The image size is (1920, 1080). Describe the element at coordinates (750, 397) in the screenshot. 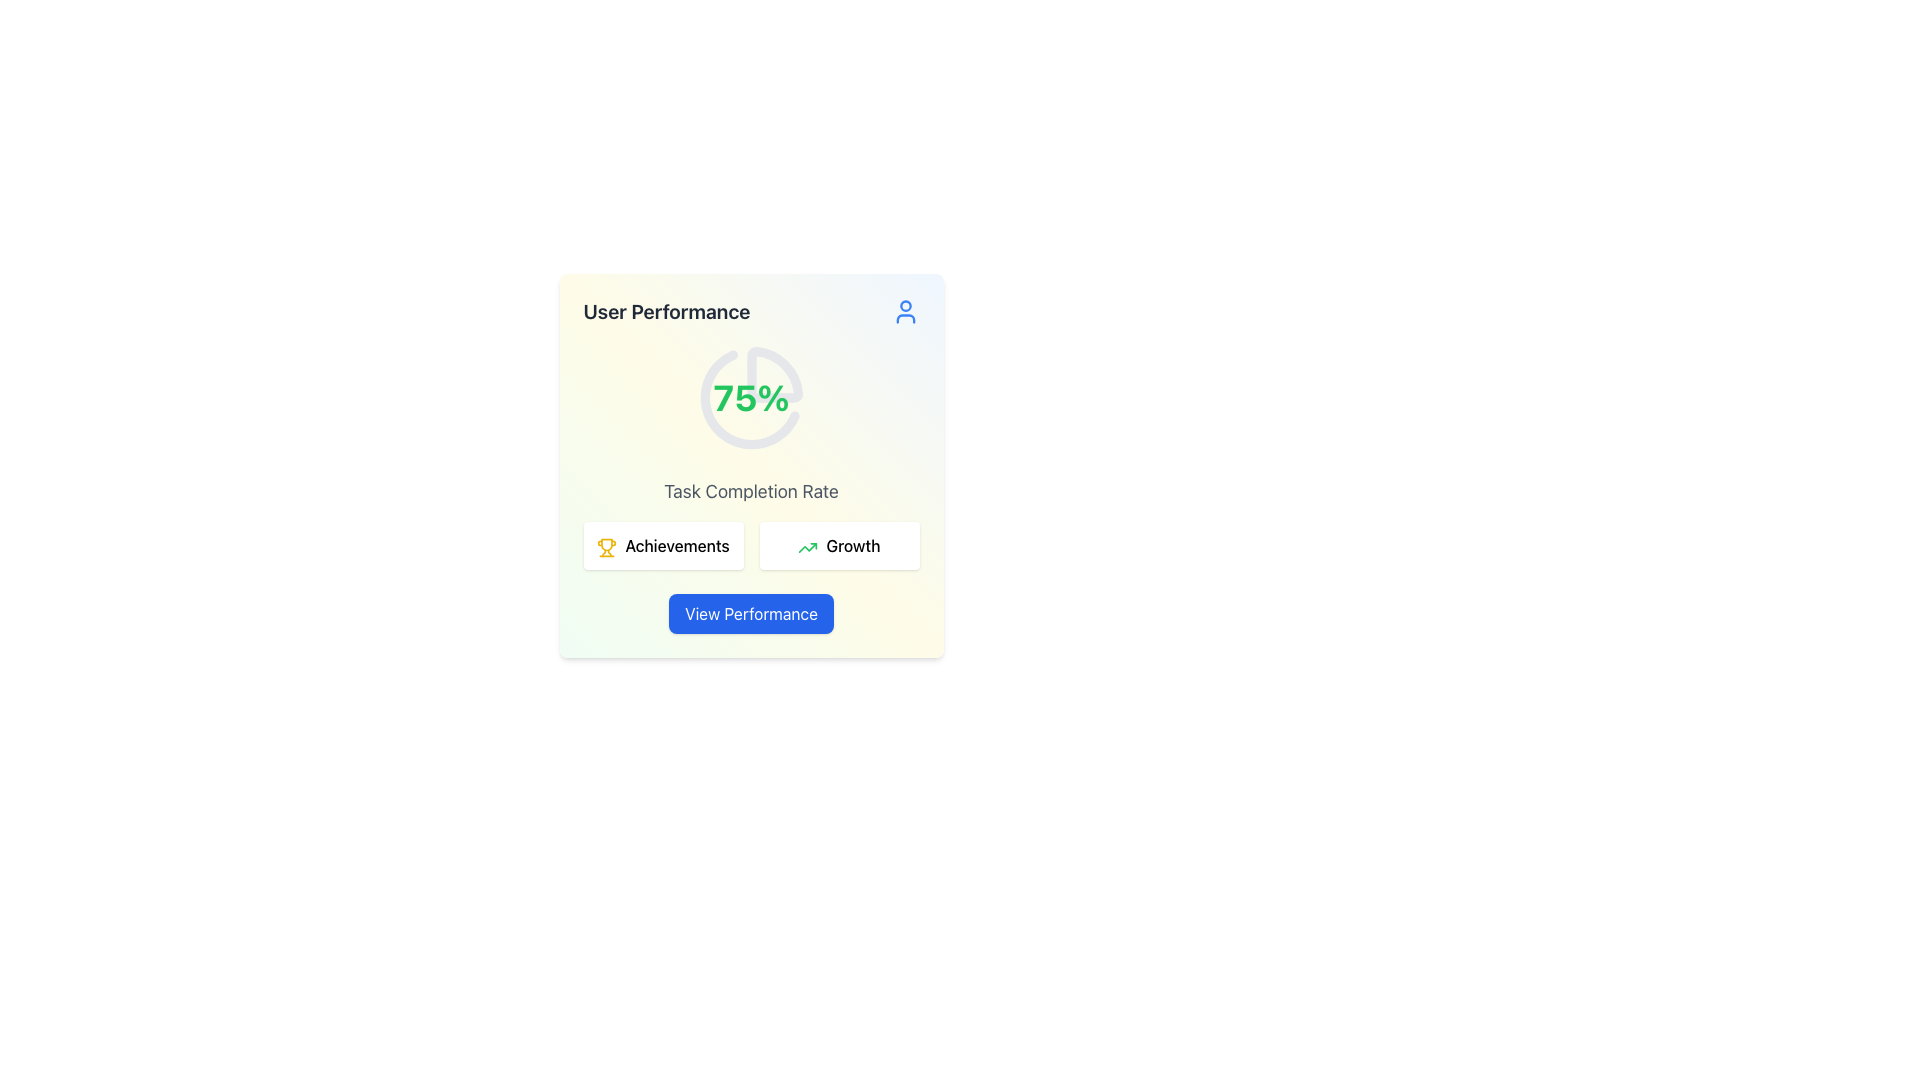

I see `the bold green text '75%' which is centered within a circular graphical context, representing a percentage indicator, in the 'User Performance' card layout` at that location.